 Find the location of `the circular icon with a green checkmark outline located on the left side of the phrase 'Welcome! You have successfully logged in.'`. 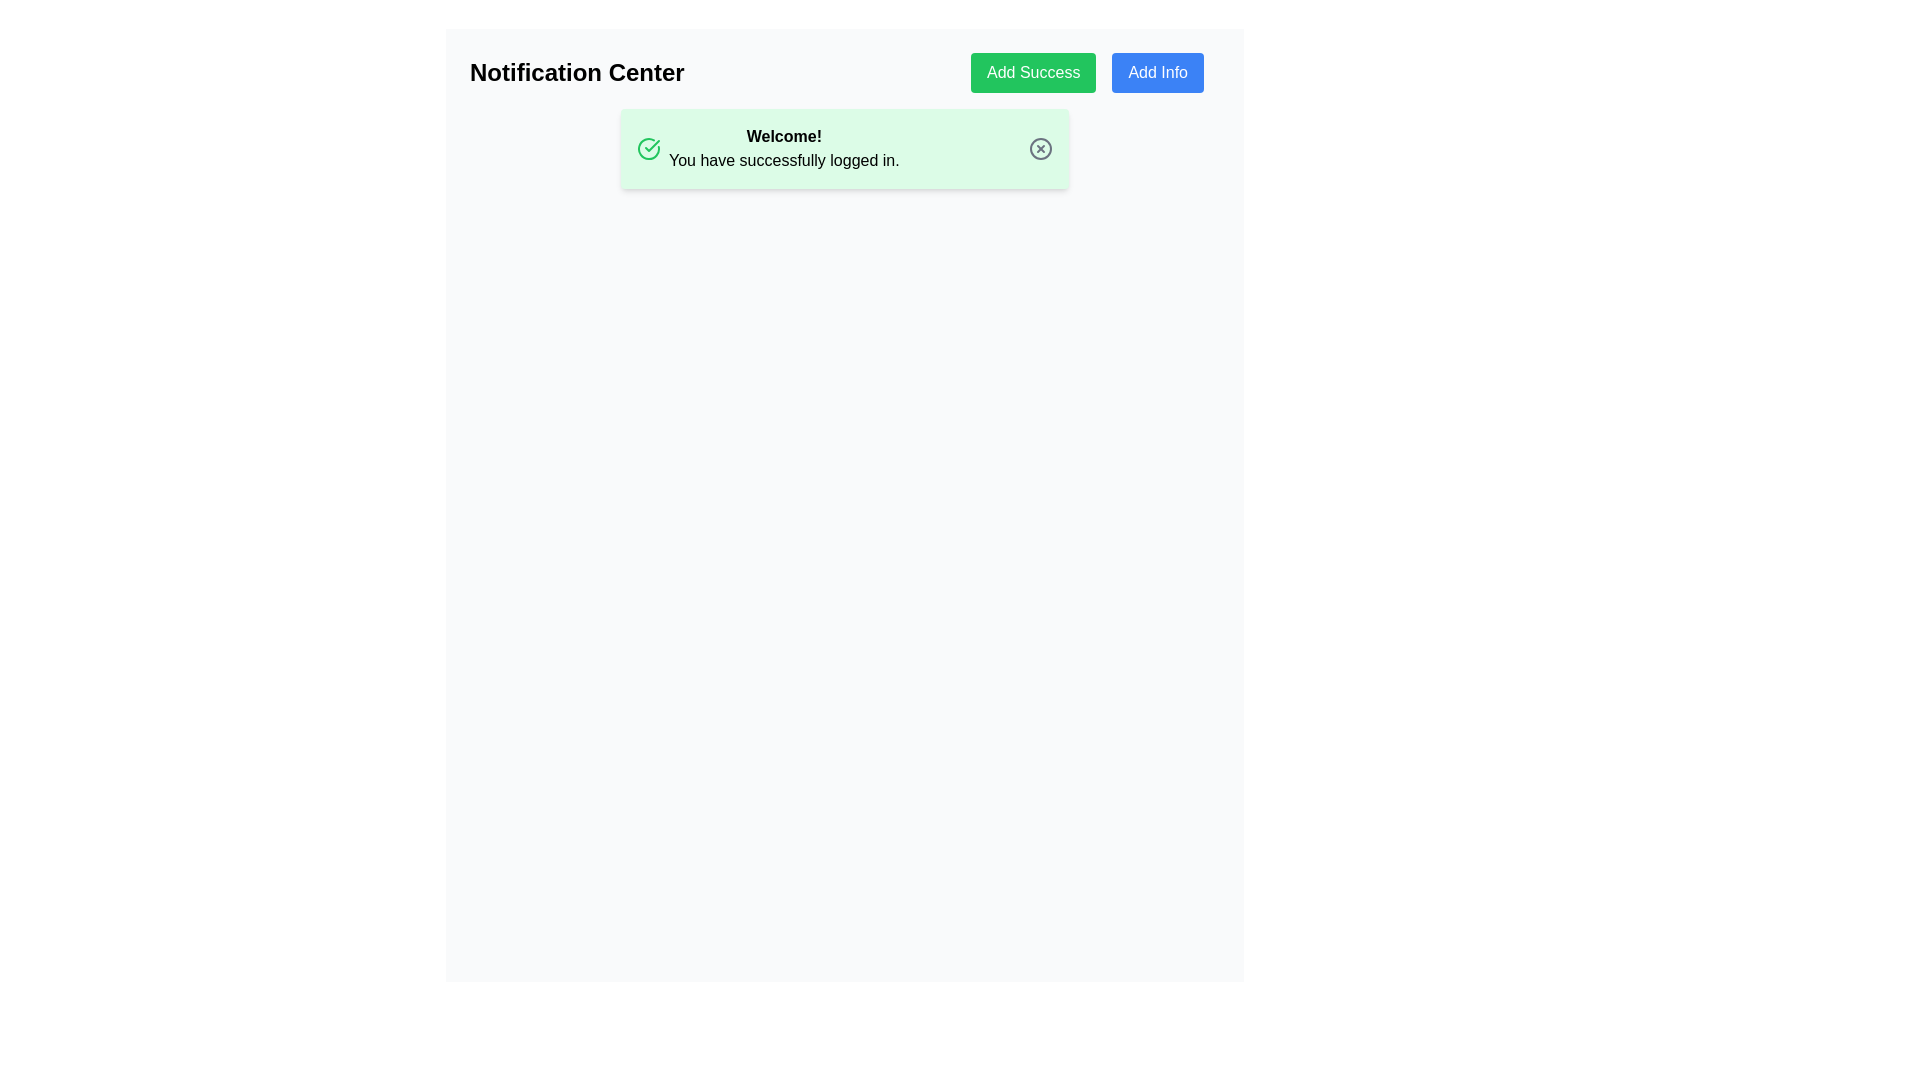

the circular icon with a green checkmark outline located on the left side of the phrase 'Welcome! You have successfully logged in.' is located at coordinates (648, 148).